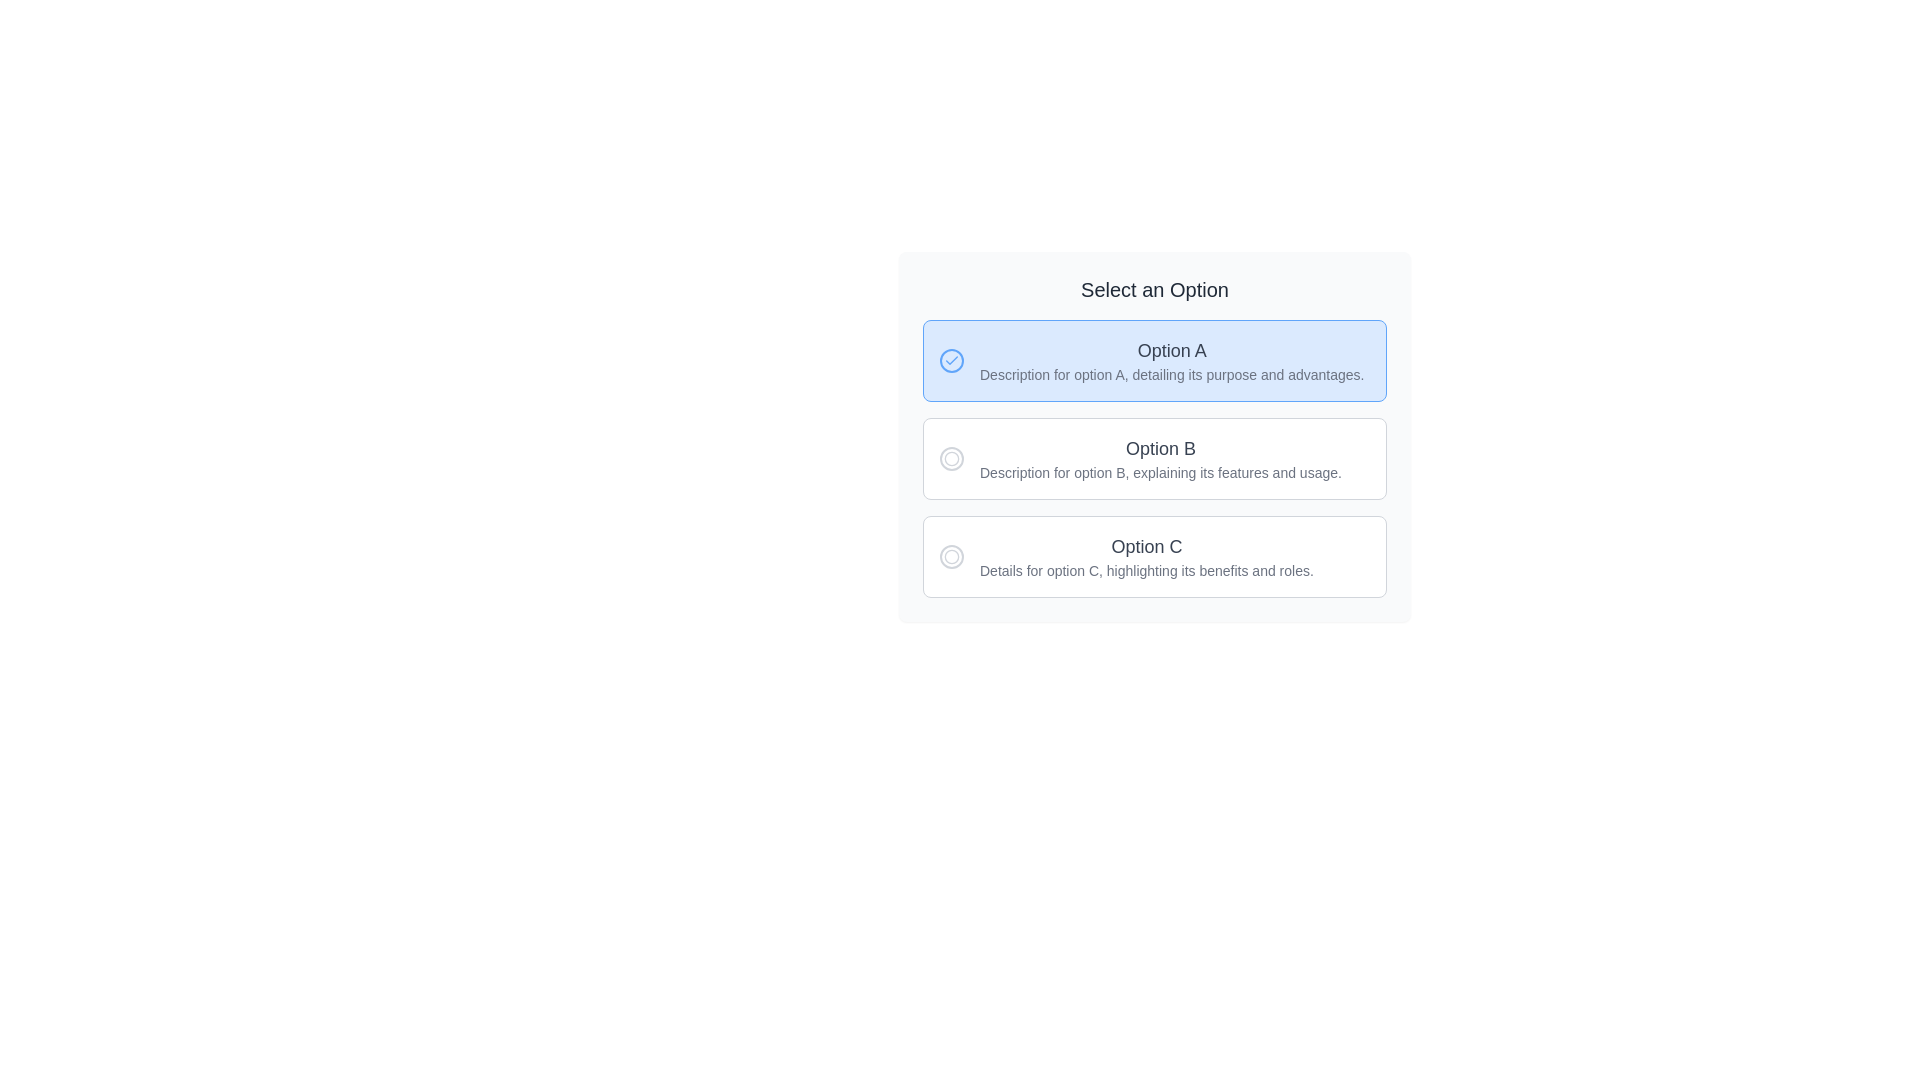 The height and width of the screenshot is (1080, 1920). What do you see at coordinates (1147, 547) in the screenshot?
I see `the text label that serves as the title for the third selectable option in a vertical list, positioned above the descriptive text 'Details for option C.'` at bounding box center [1147, 547].